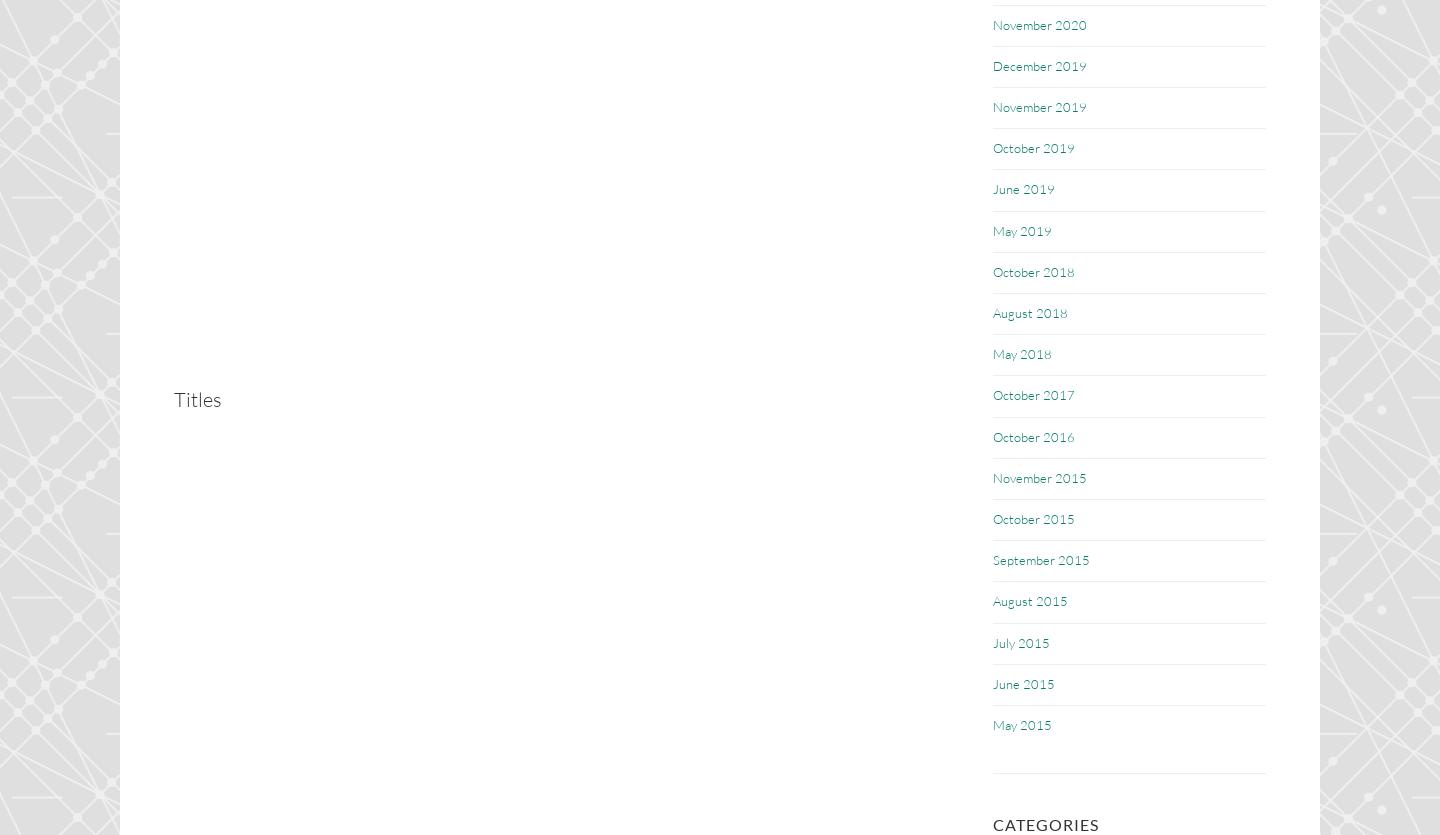  Describe the element at coordinates (1022, 354) in the screenshot. I see `'May 2018'` at that location.